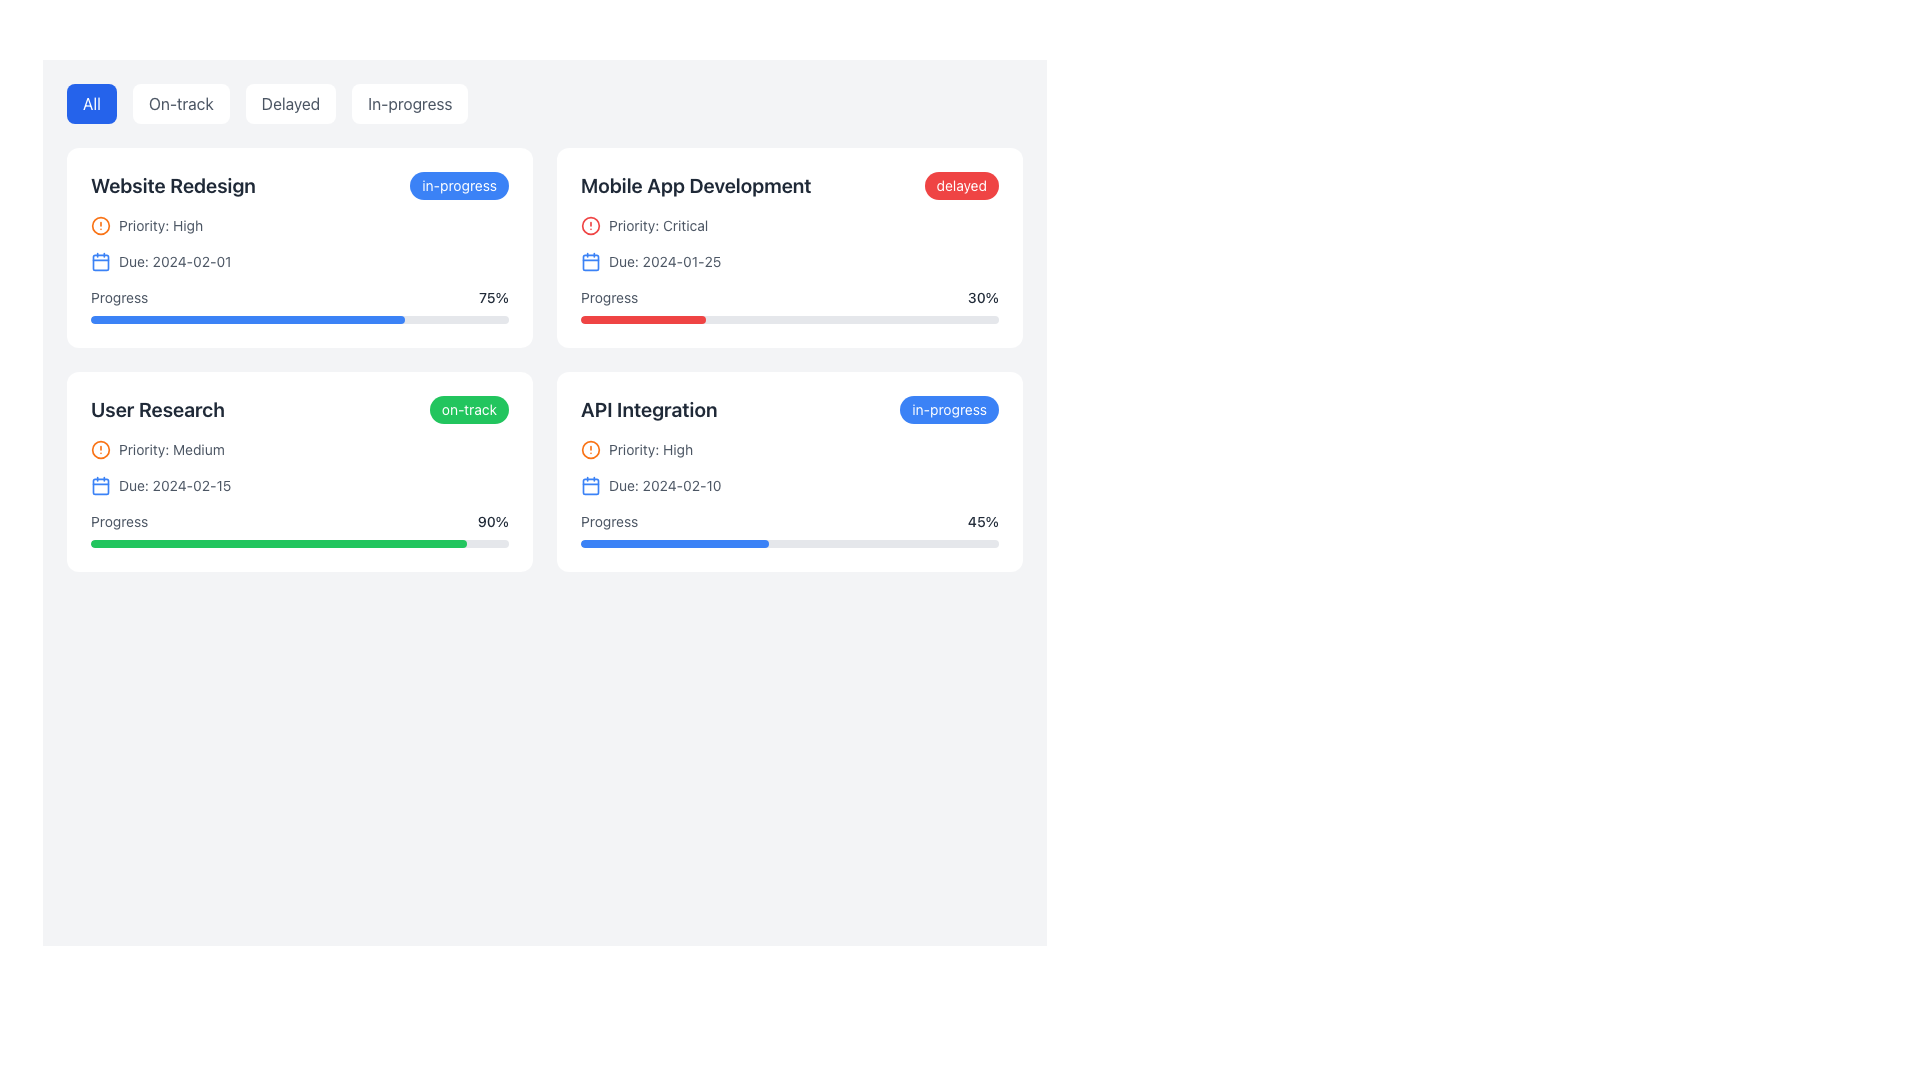  What do you see at coordinates (298, 493) in the screenshot?
I see `the Informative Section that displays task details including priority level, due date, and progress percentage, located within the 'User Research' card` at bounding box center [298, 493].